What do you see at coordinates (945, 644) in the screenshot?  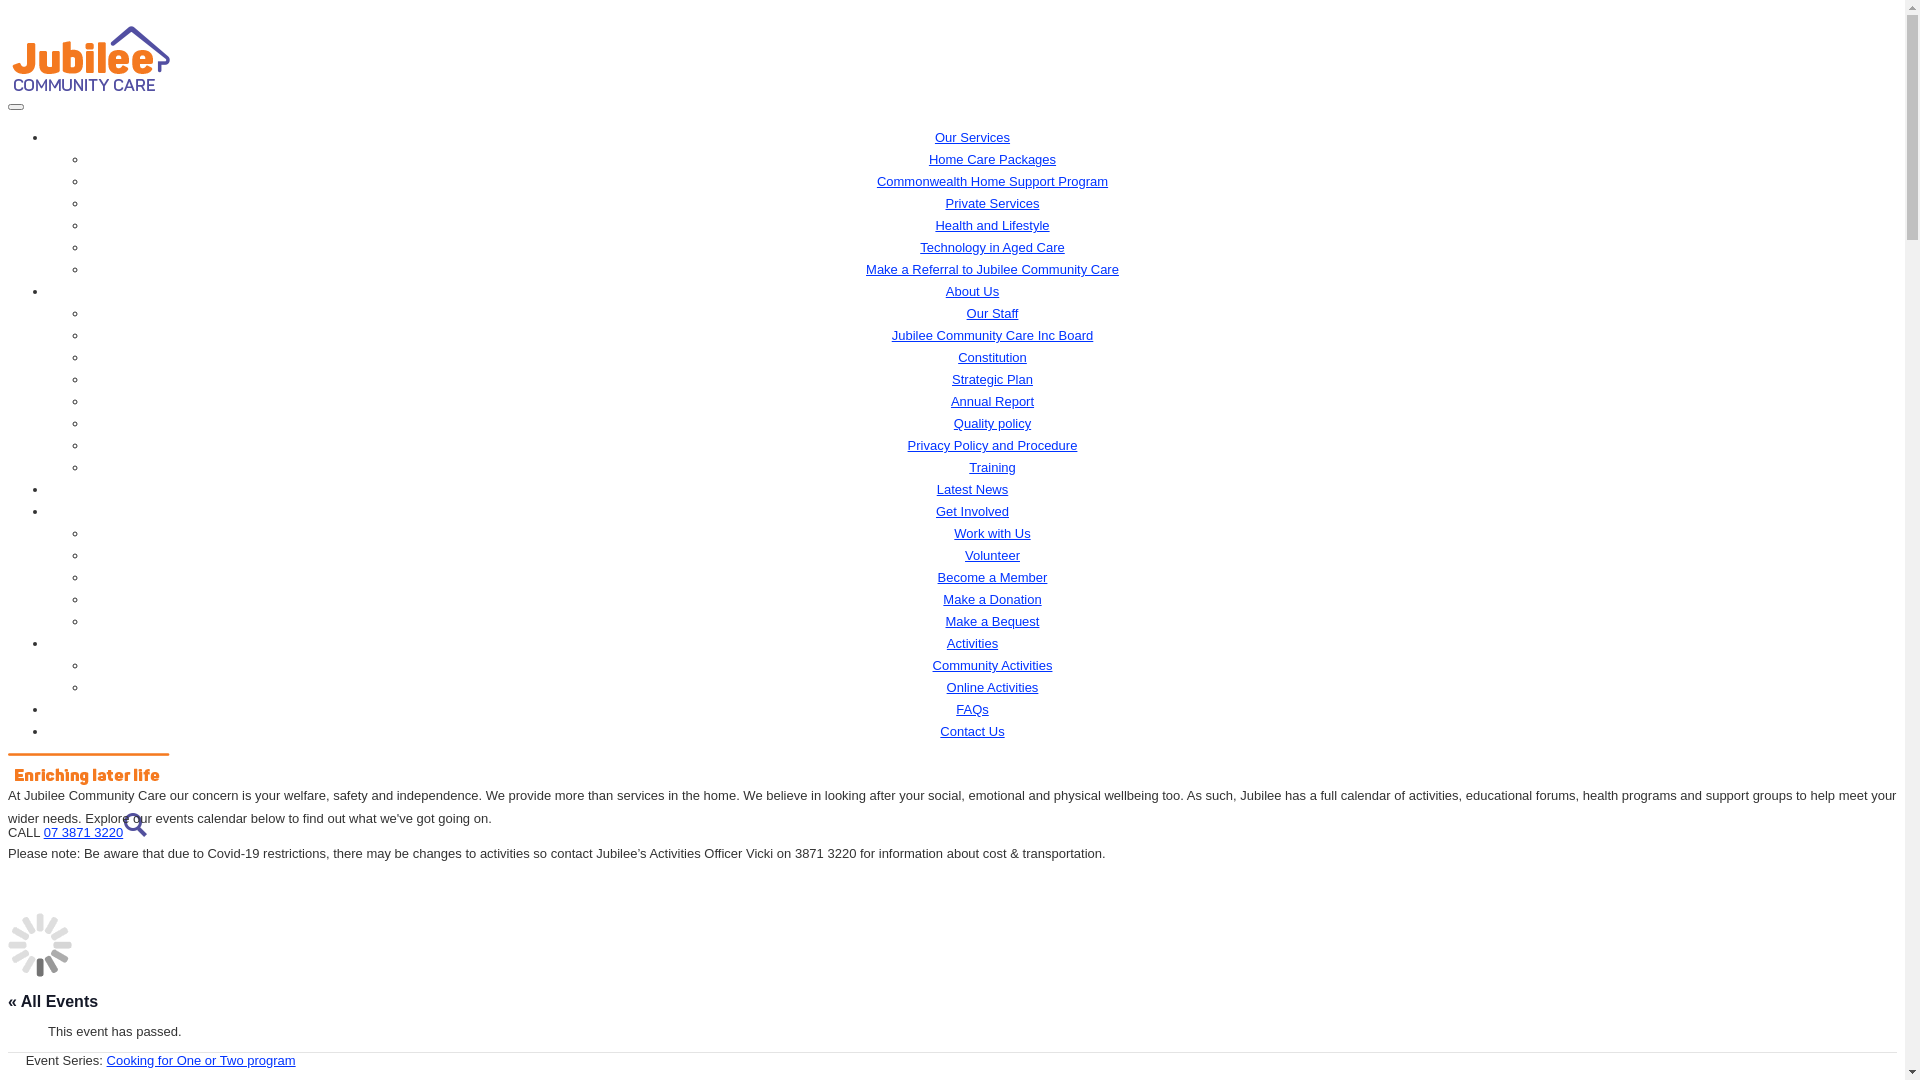 I see `'Activities'` at bounding box center [945, 644].